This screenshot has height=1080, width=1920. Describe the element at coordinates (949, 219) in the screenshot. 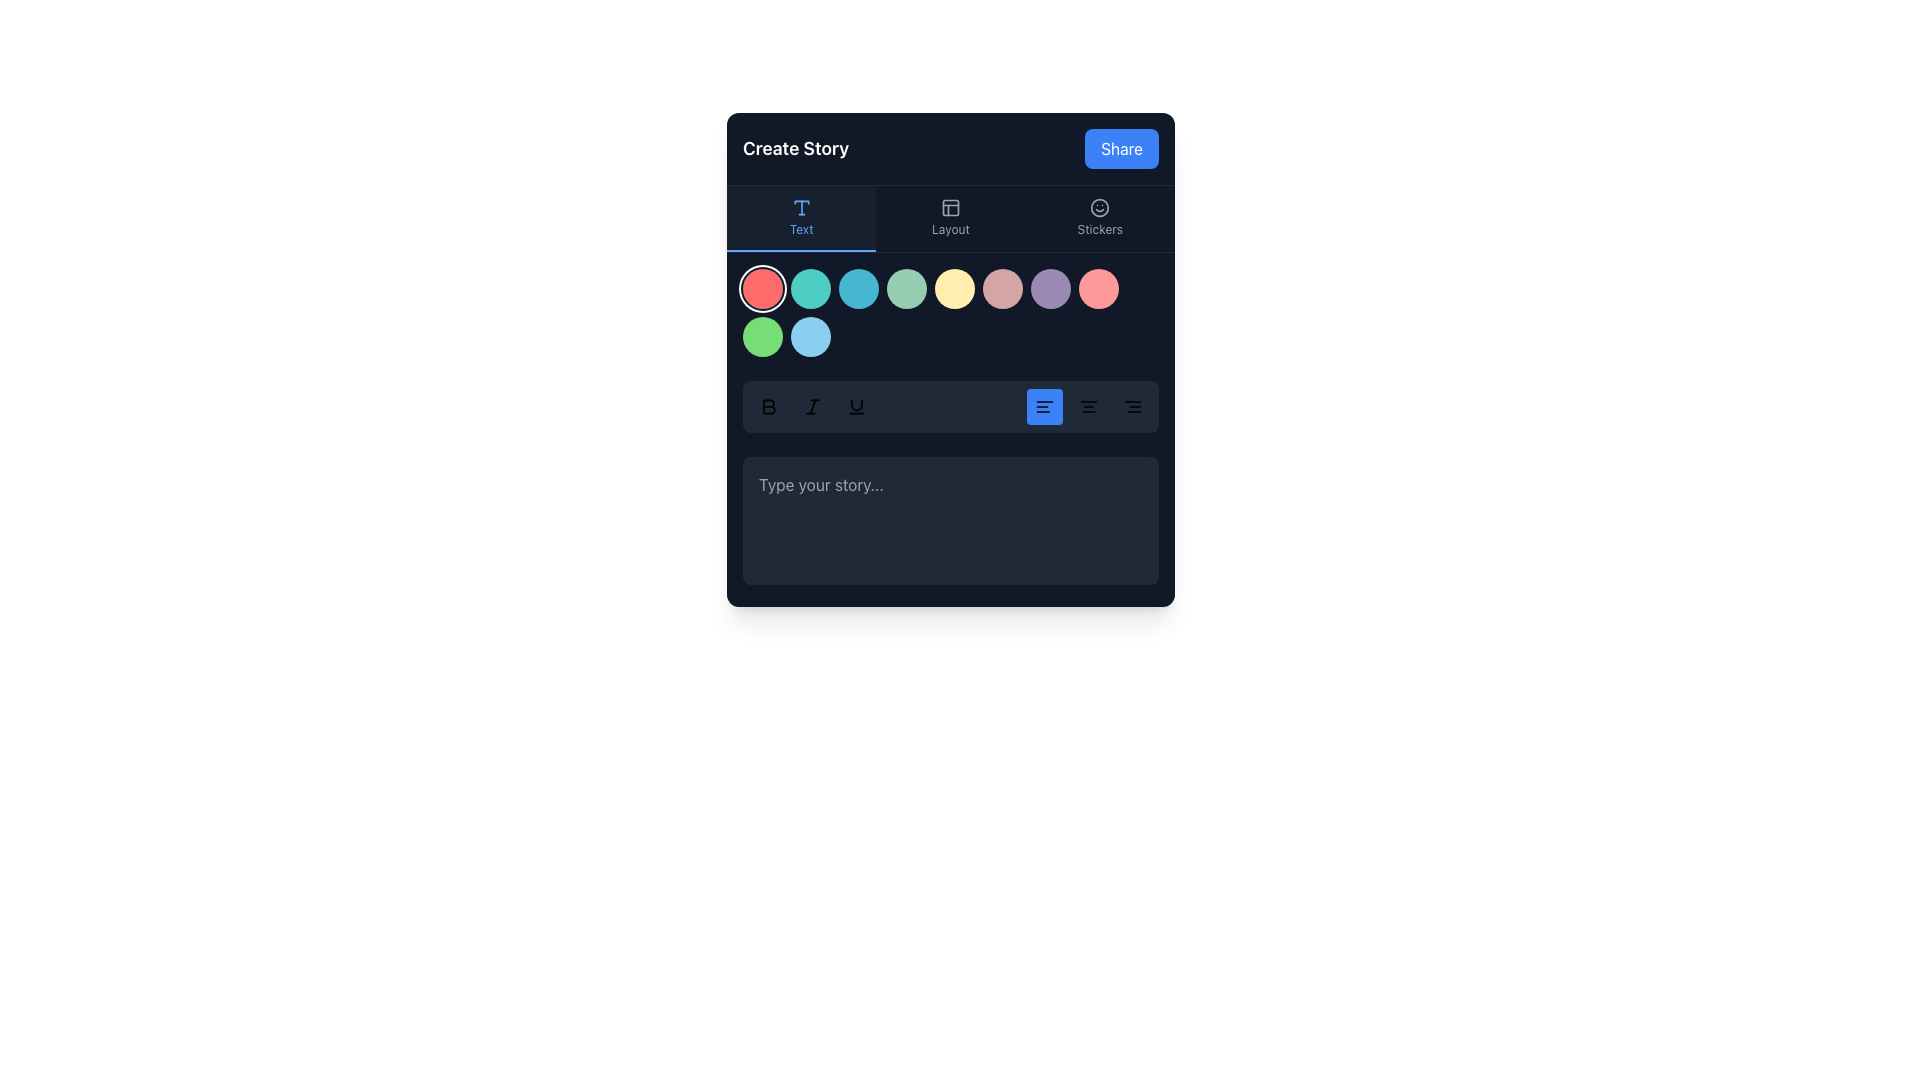

I see `the 'Layout' button, which has a dark background with an icon and is located between the 'Text' and 'Stickers' options in the upper section of the panel` at that location.